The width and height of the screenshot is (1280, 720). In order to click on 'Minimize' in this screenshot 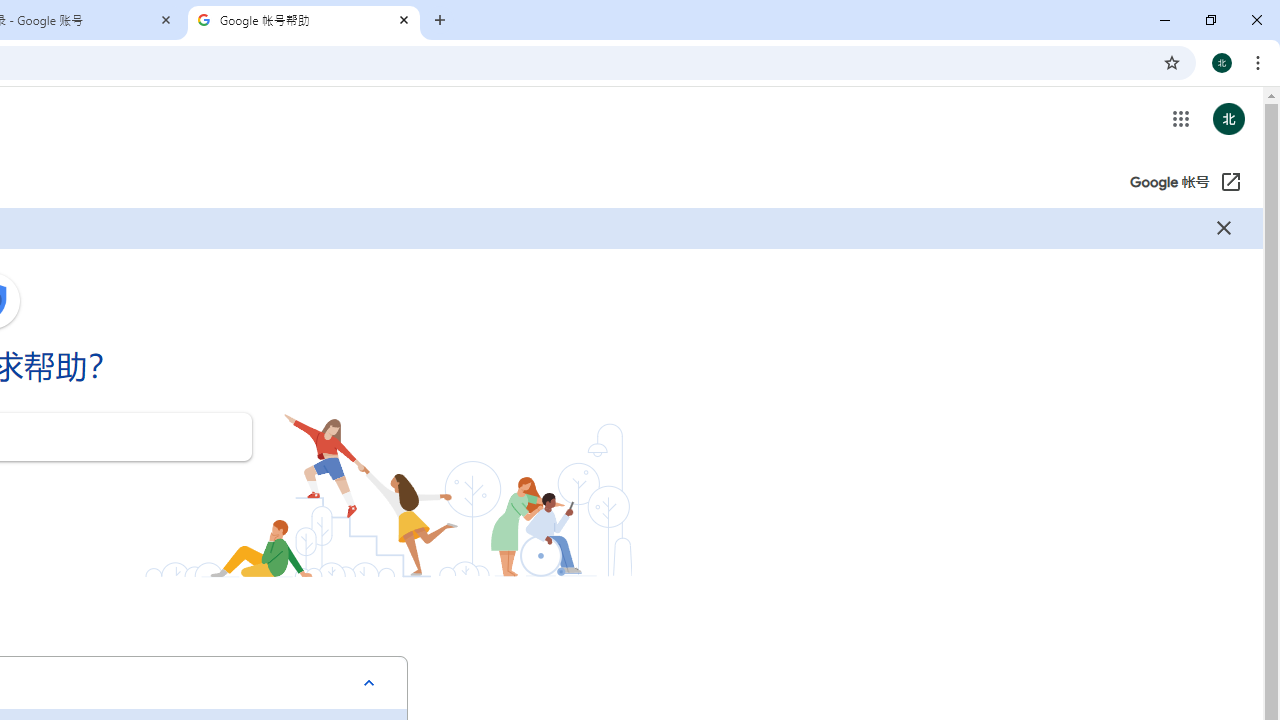, I will do `click(1165, 20)`.